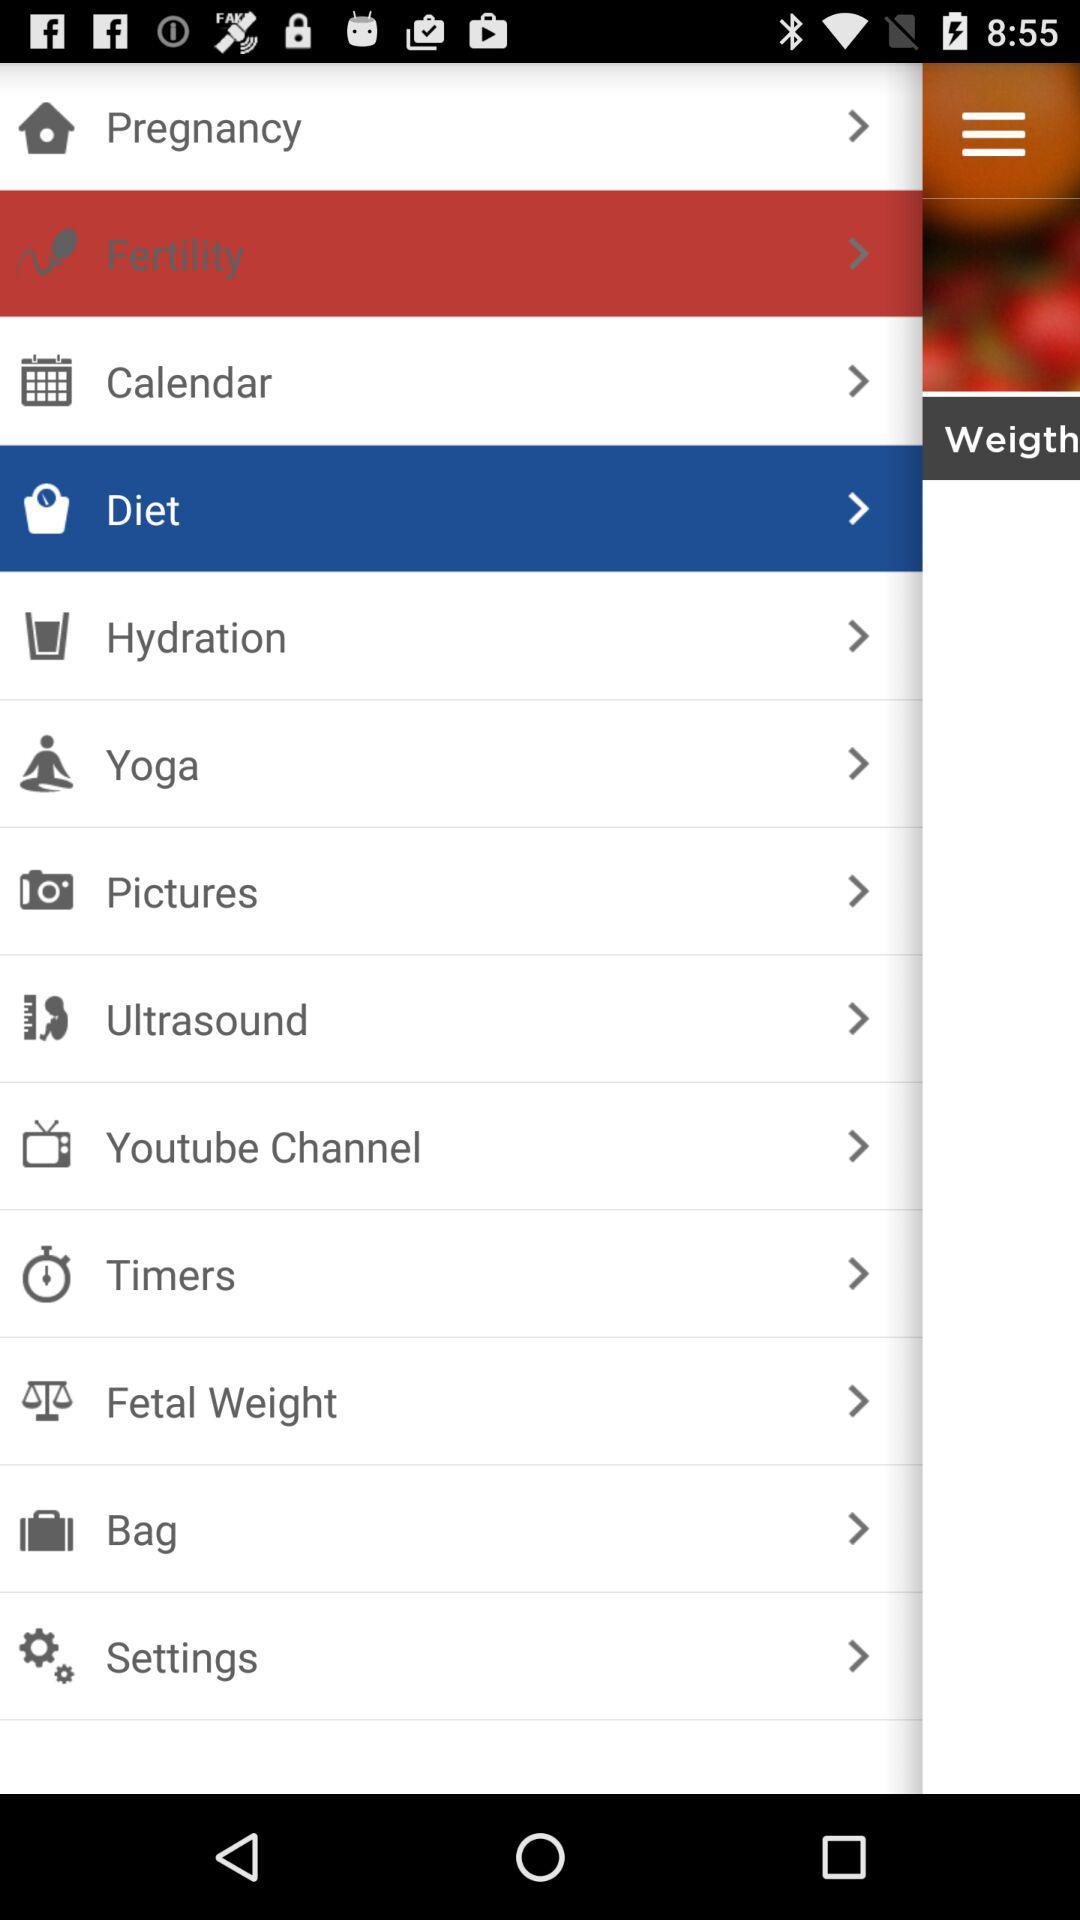  I want to click on the menu bar, so click(993, 133).